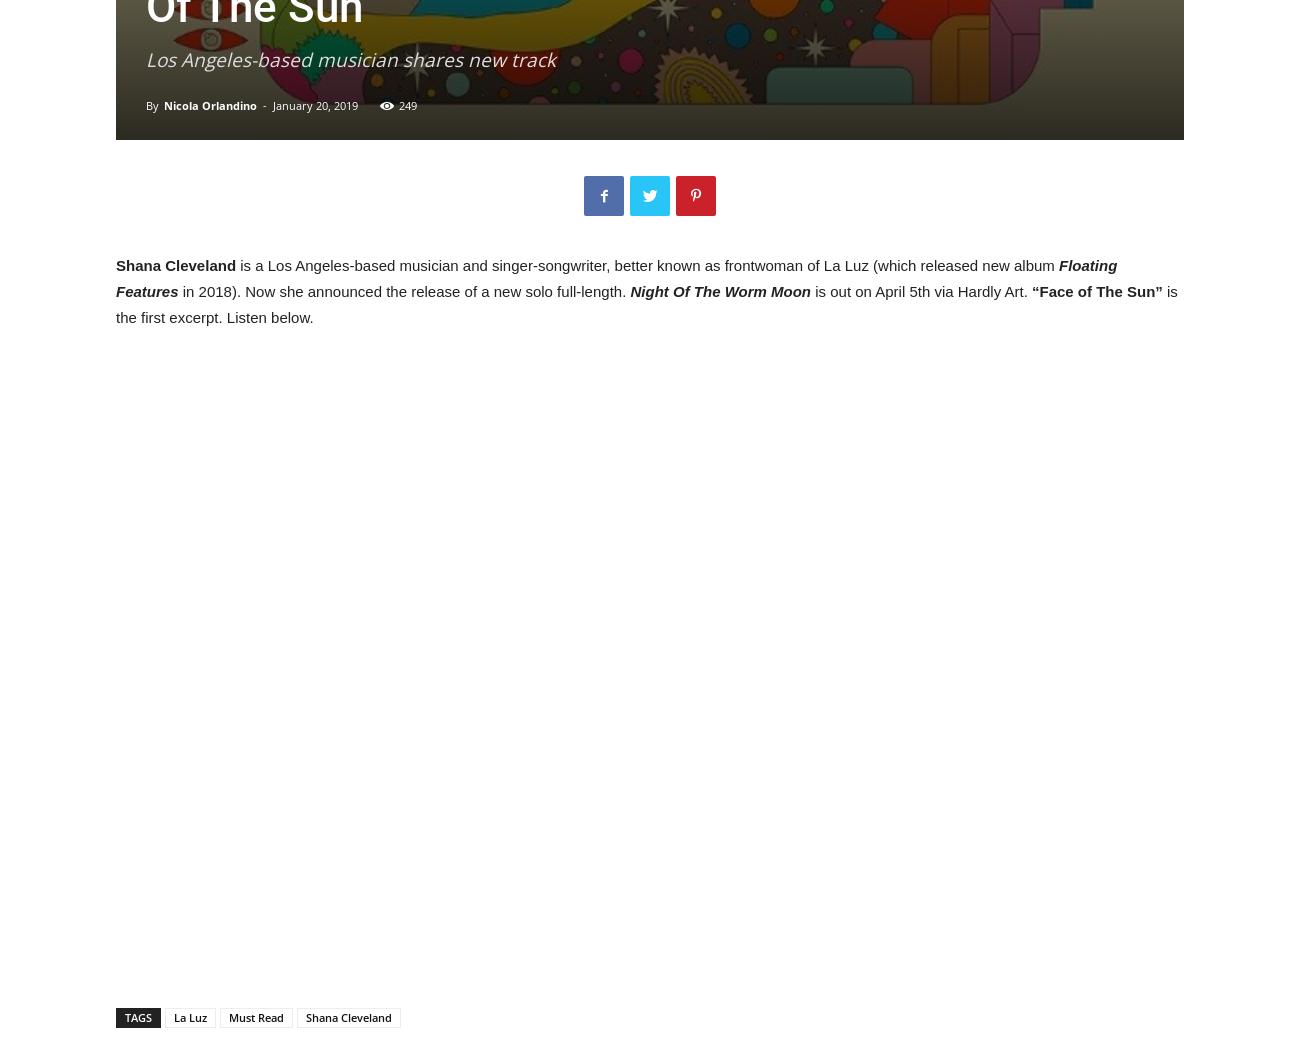  I want to click on 'La Luz', so click(190, 1016).